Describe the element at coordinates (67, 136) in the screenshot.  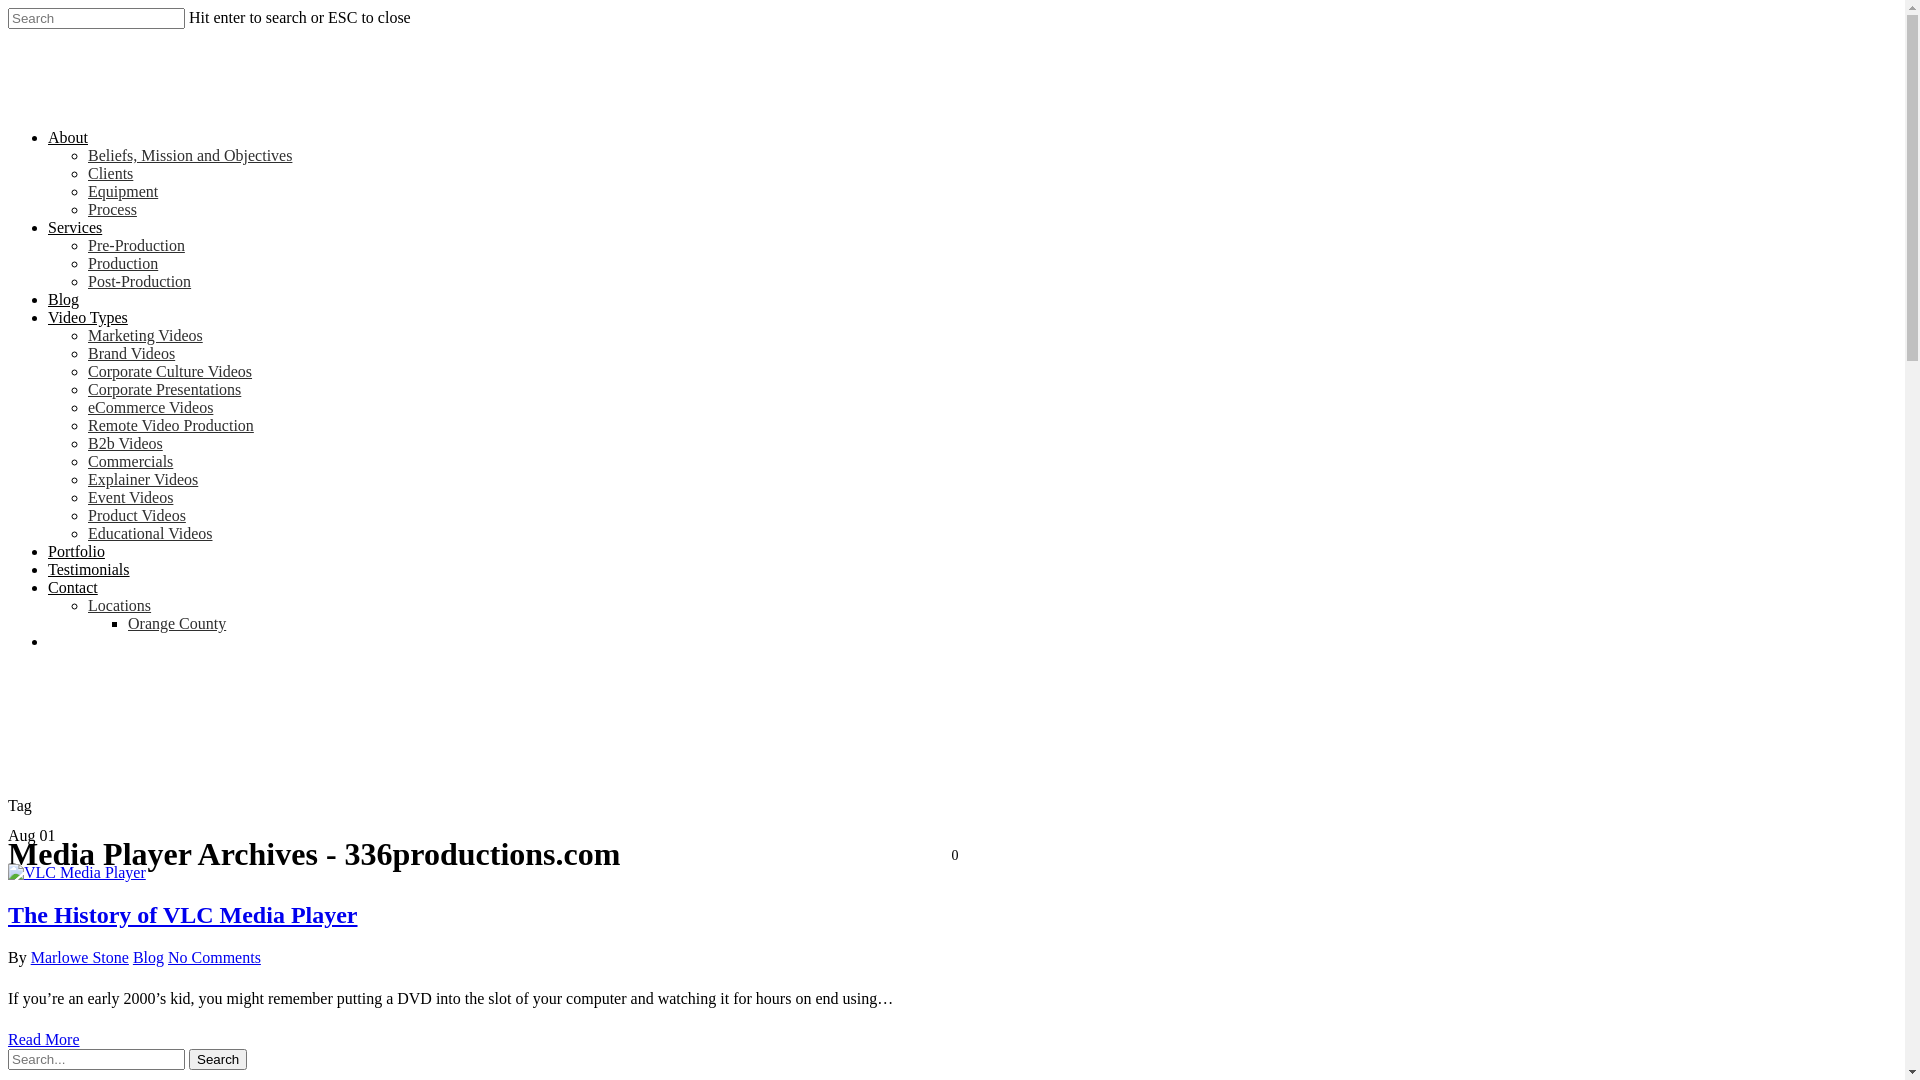
I see `'About'` at that location.